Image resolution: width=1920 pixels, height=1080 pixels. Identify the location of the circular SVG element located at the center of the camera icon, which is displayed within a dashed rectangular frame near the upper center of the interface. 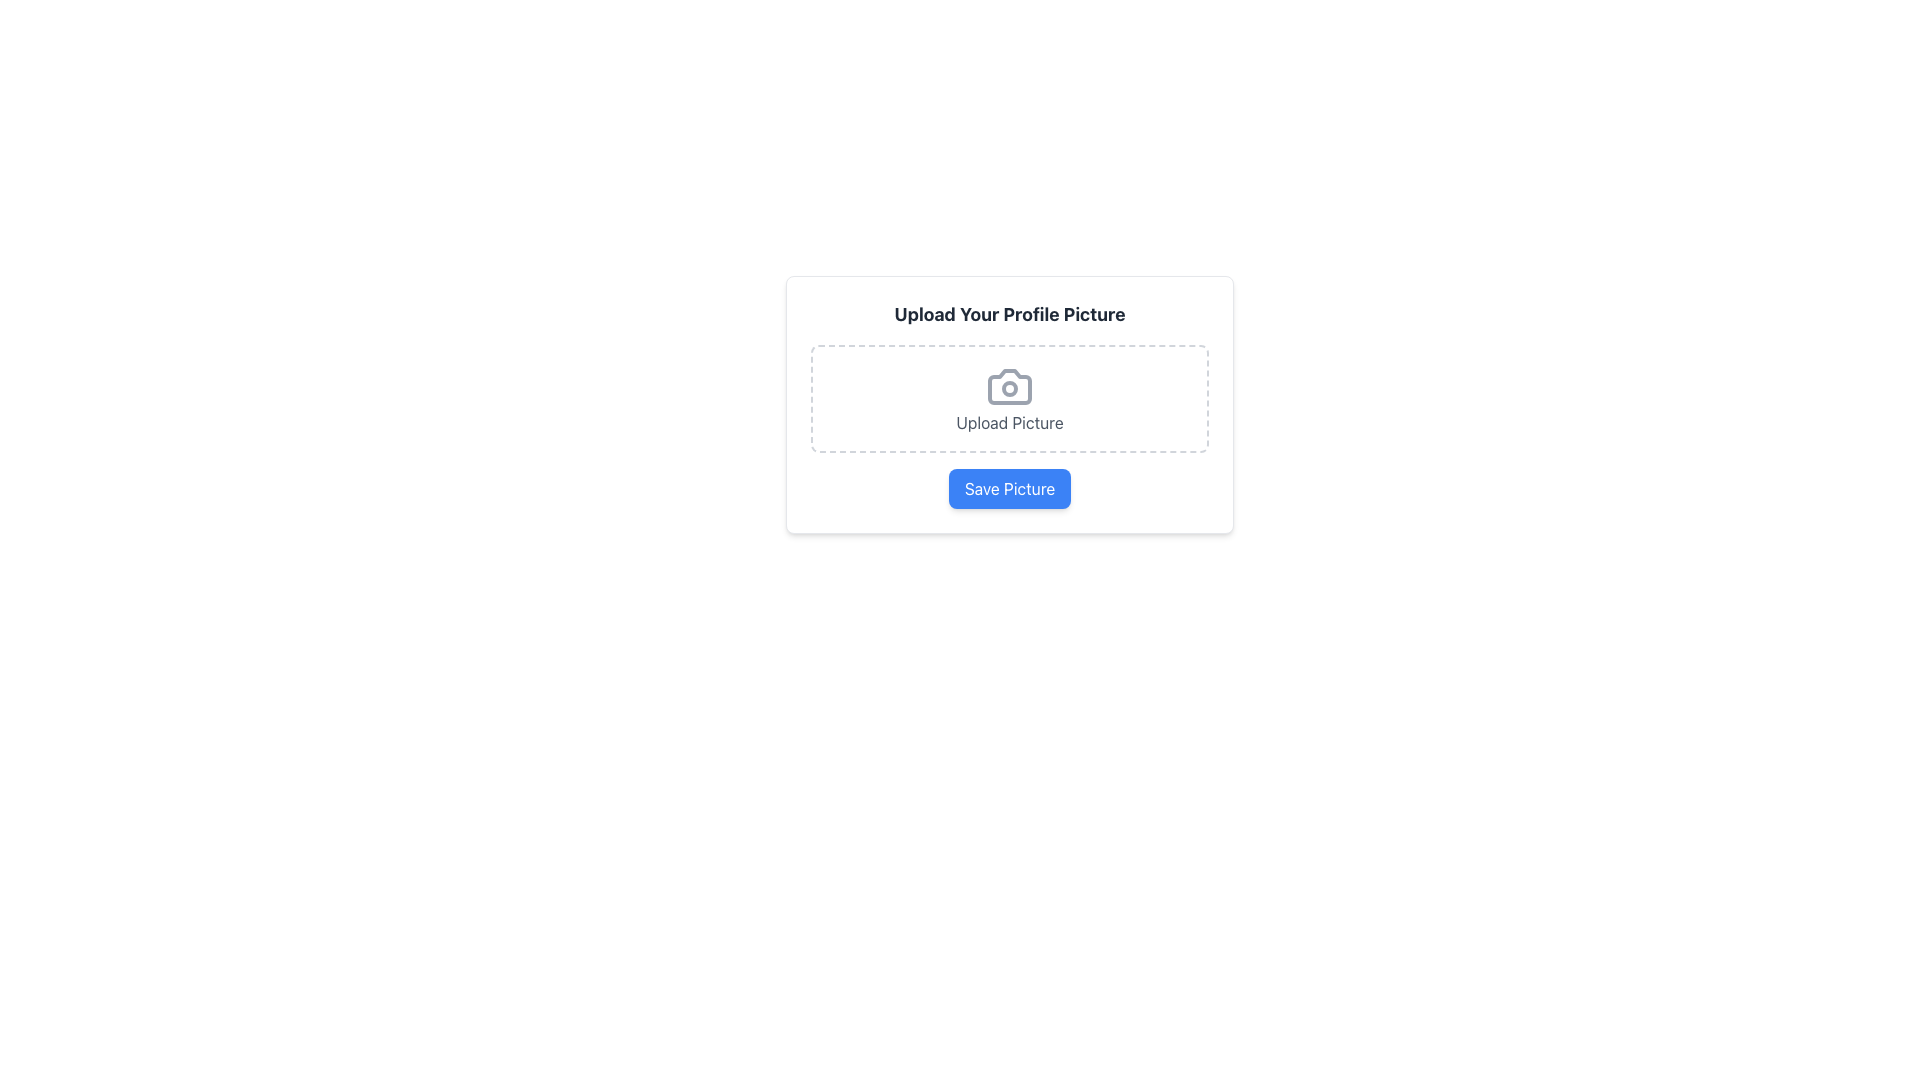
(1009, 389).